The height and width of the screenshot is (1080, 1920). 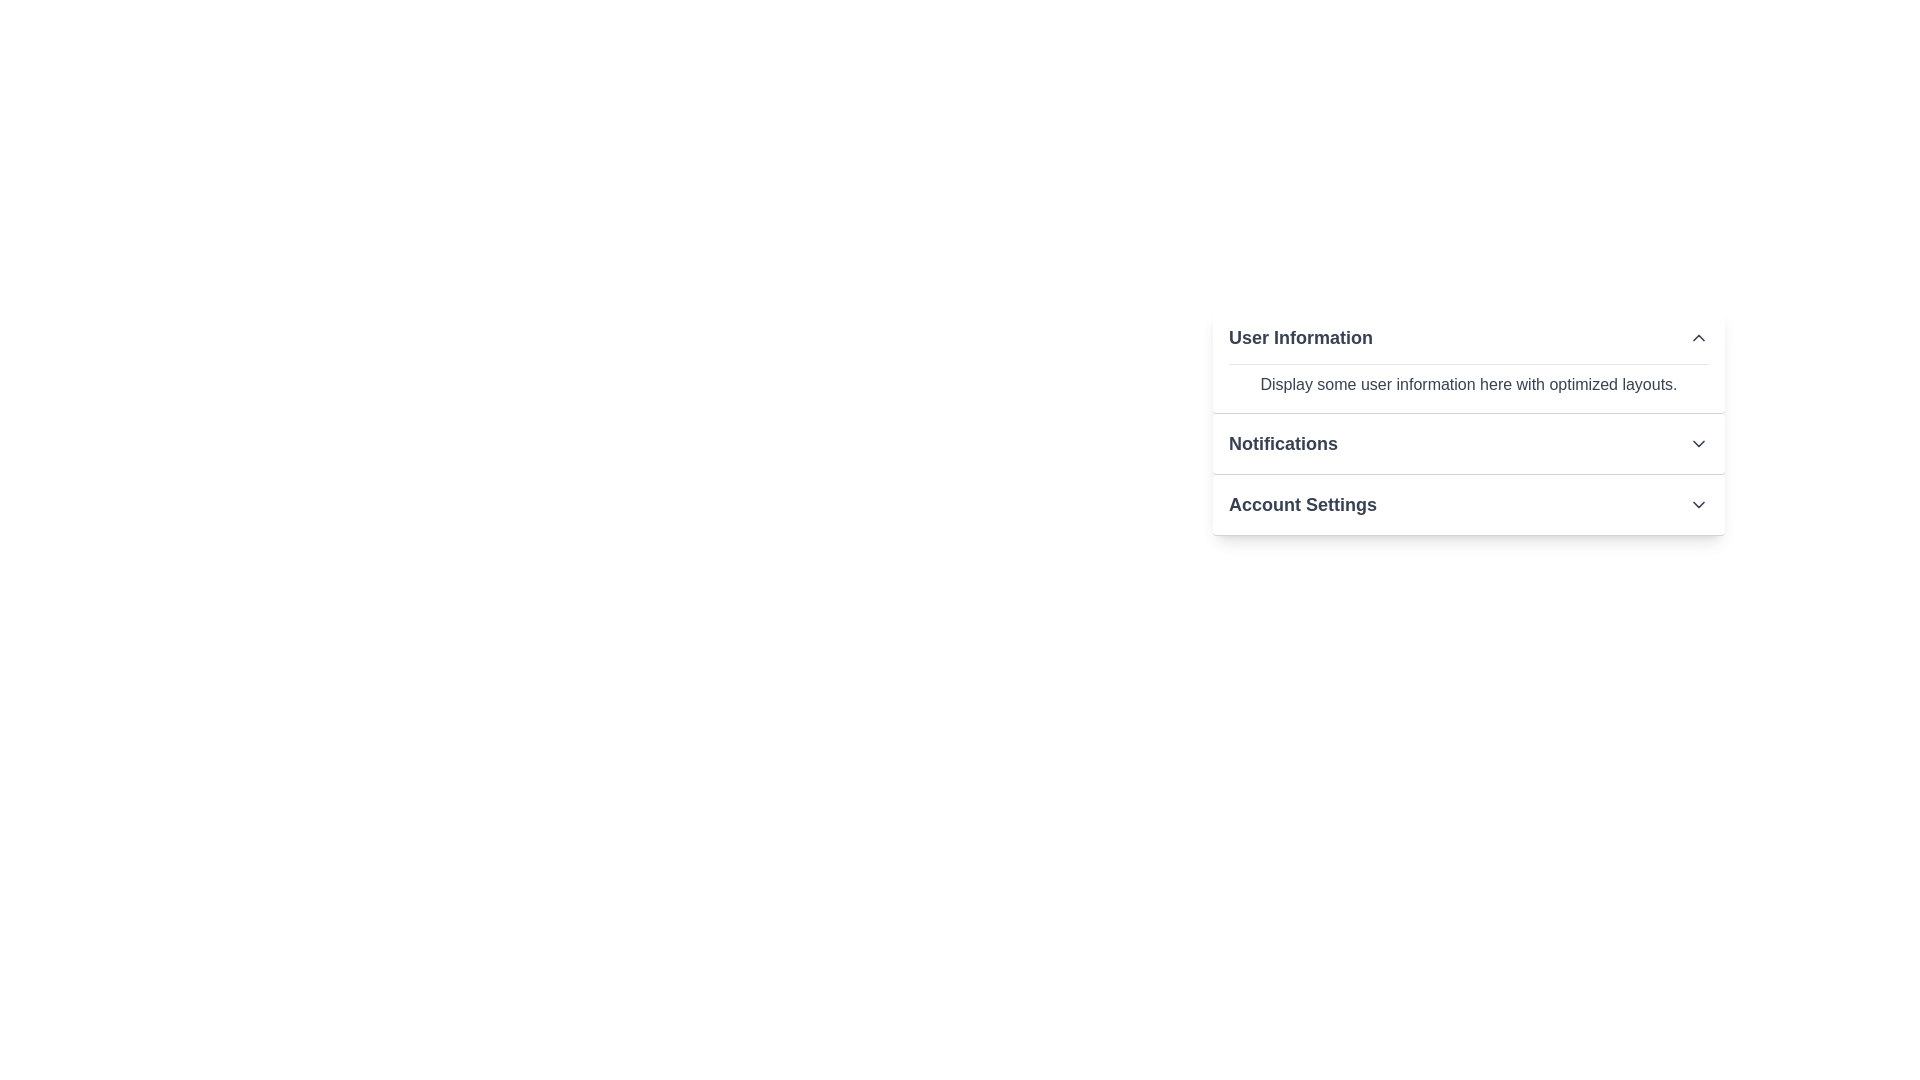 What do you see at coordinates (1468, 420) in the screenshot?
I see `the collapsible or expandable menu component located in the center of the modal` at bounding box center [1468, 420].